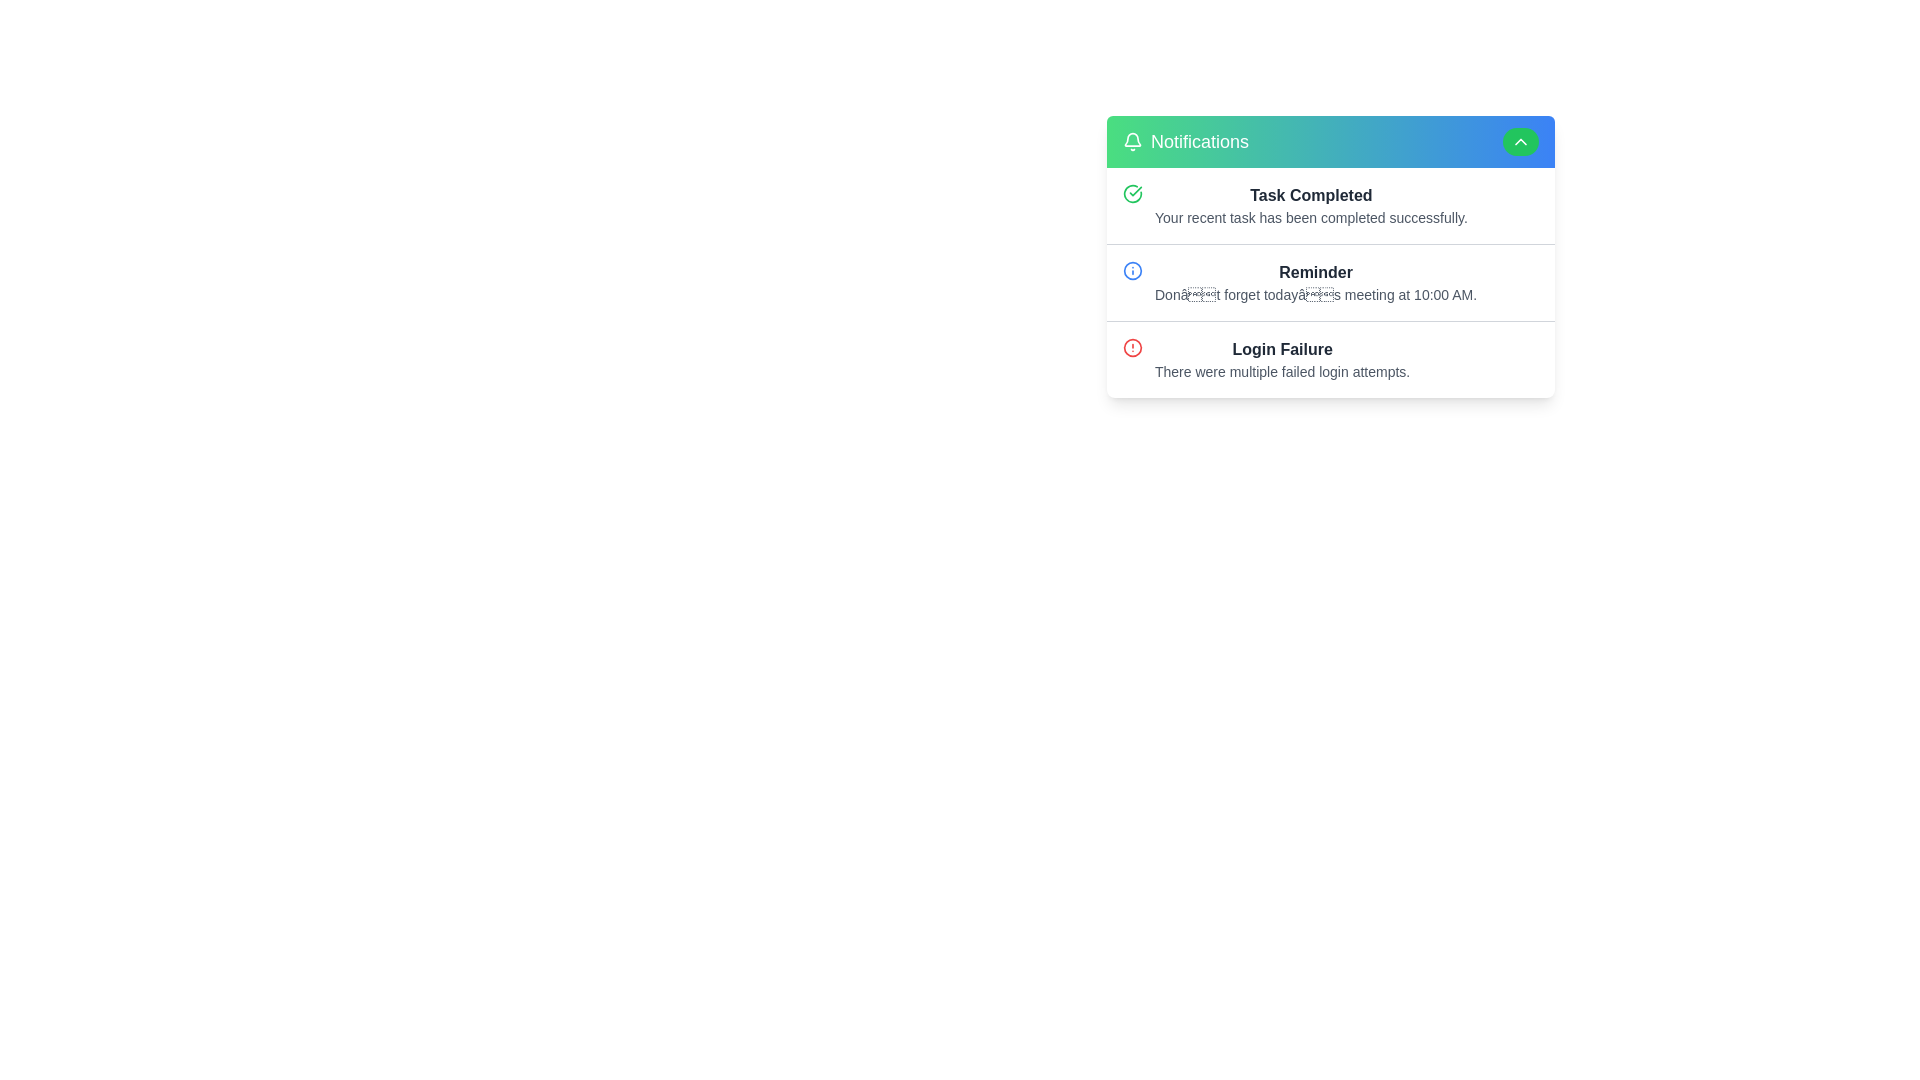  Describe the element at coordinates (1132, 270) in the screenshot. I see `the informational icon in the 'Reminder' notification that indicates additional details about the meeting reminder` at that location.